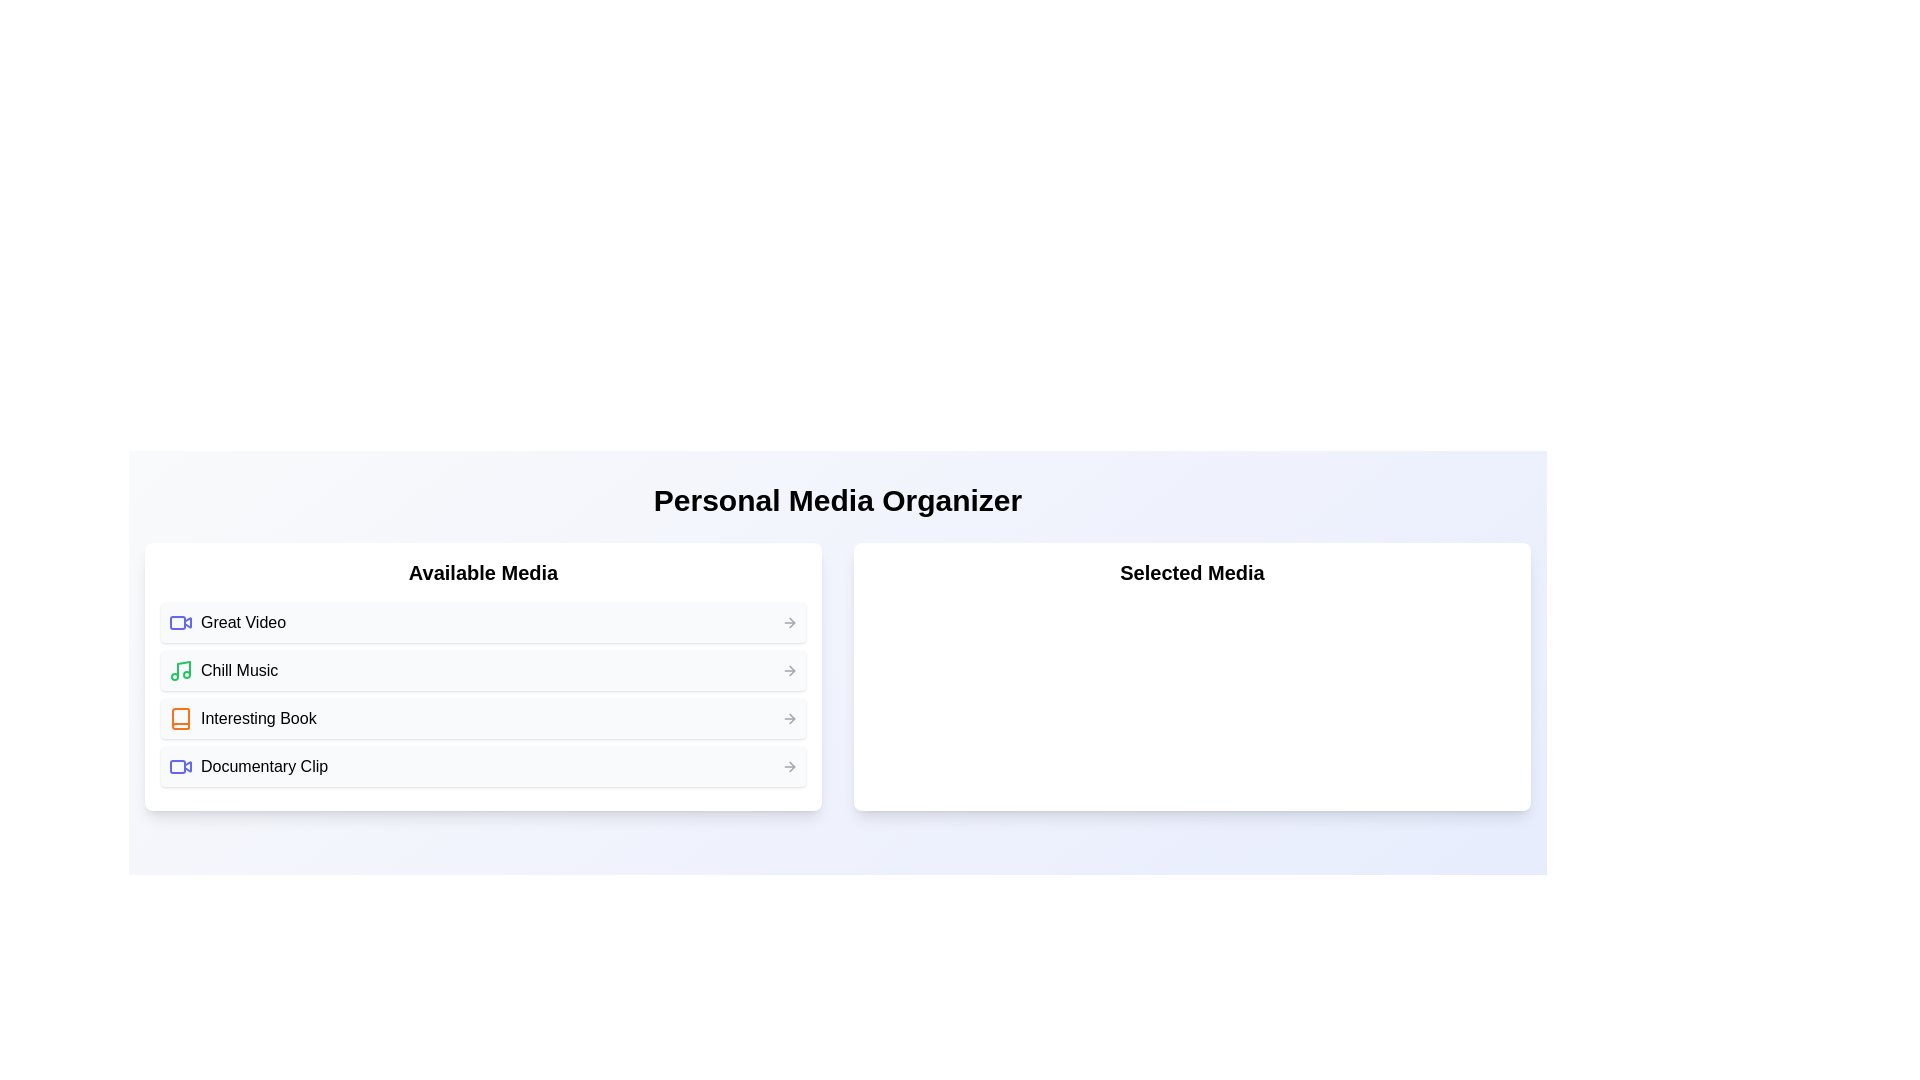  What do you see at coordinates (223, 671) in the screenshot?
I see `the List item with a green music note icon and the text label 'Chill Music'` at bounding box center [223, 671].